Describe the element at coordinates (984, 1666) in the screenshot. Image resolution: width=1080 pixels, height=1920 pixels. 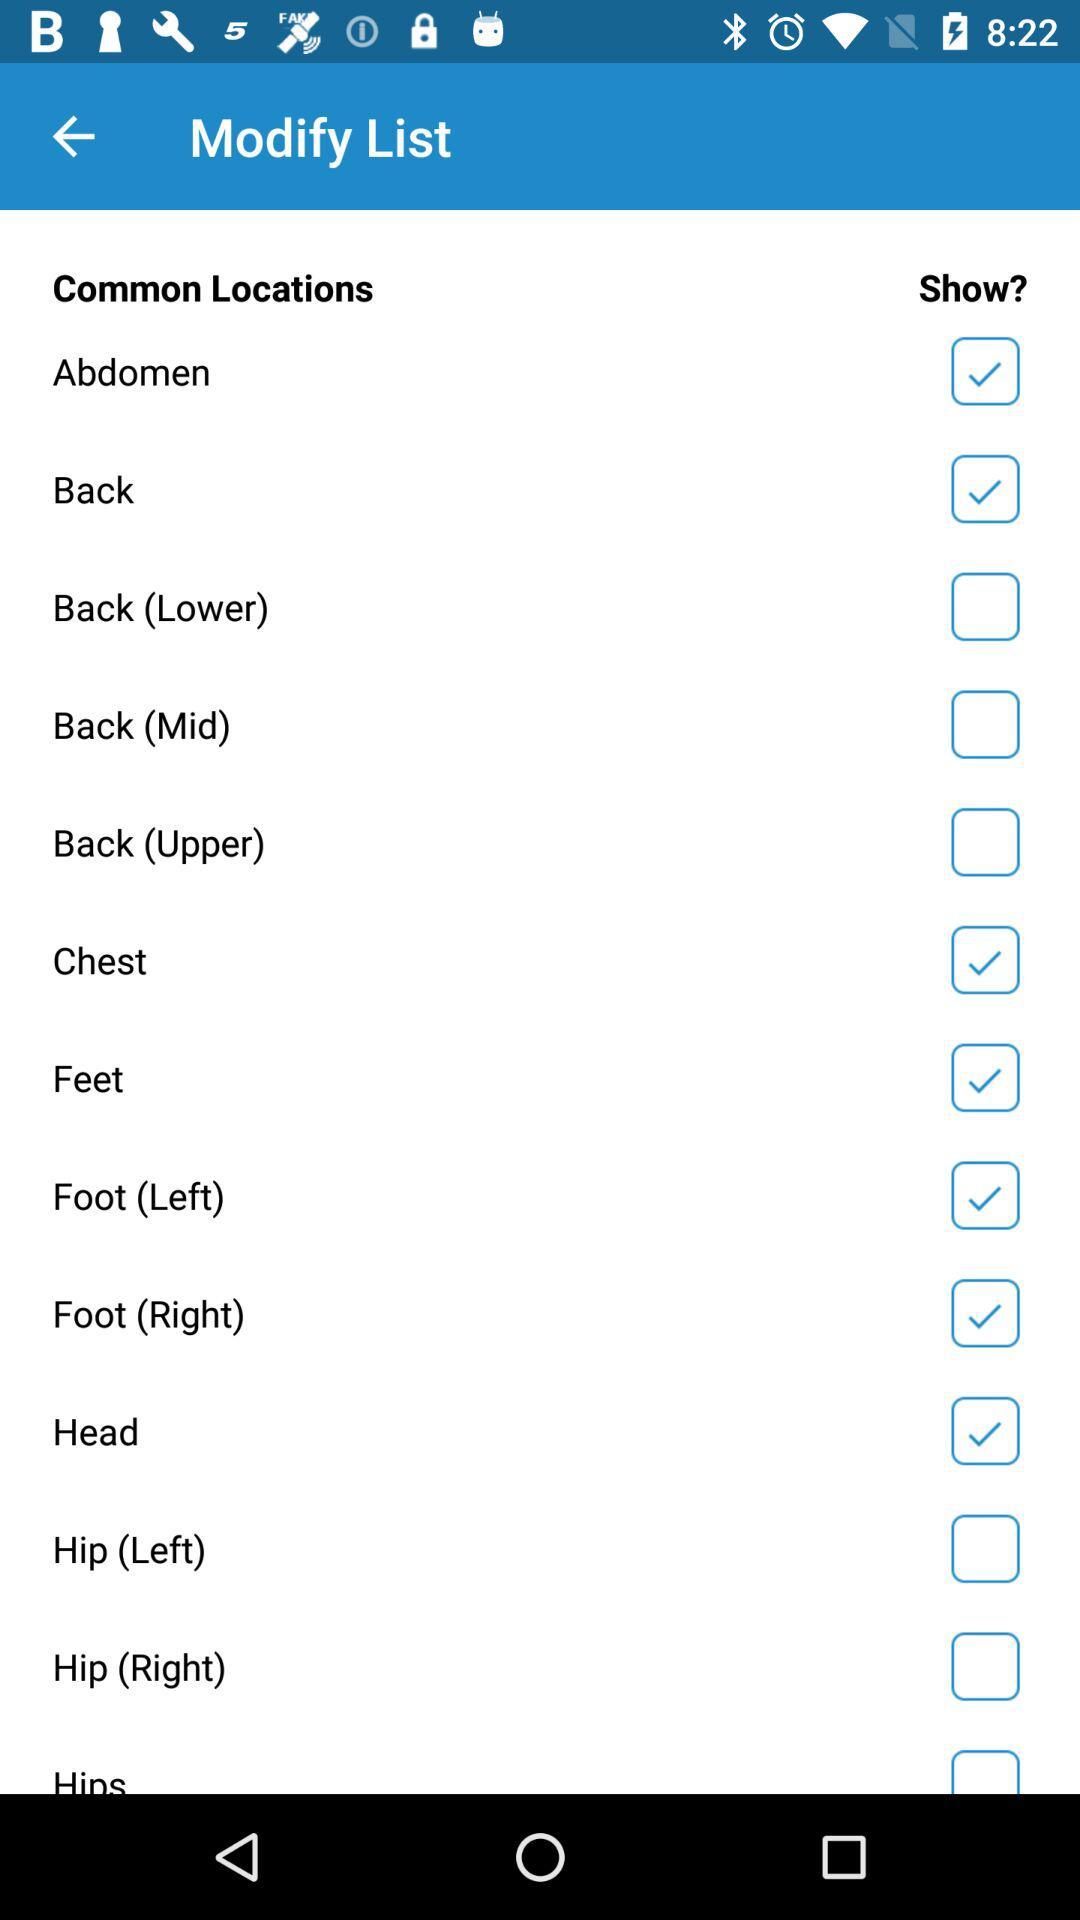
I see `symptom right hip` at that location.